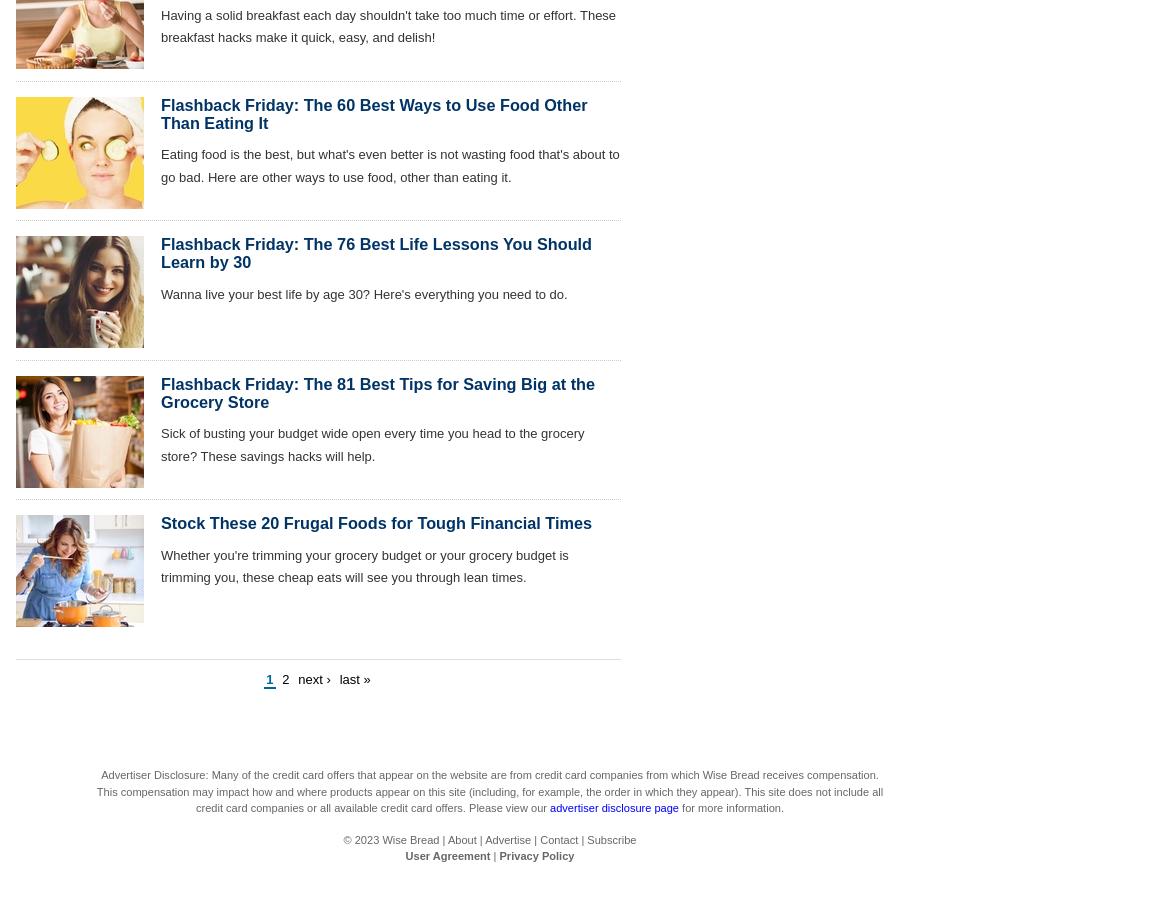 The width and height of the screenshot is (1150, 910). Describe the element at coordinates (378, 391) in the screenshot. I see `'Flashback Friday: The 81 Best Tips for Saving Big at the Grocery Store'` at that location.